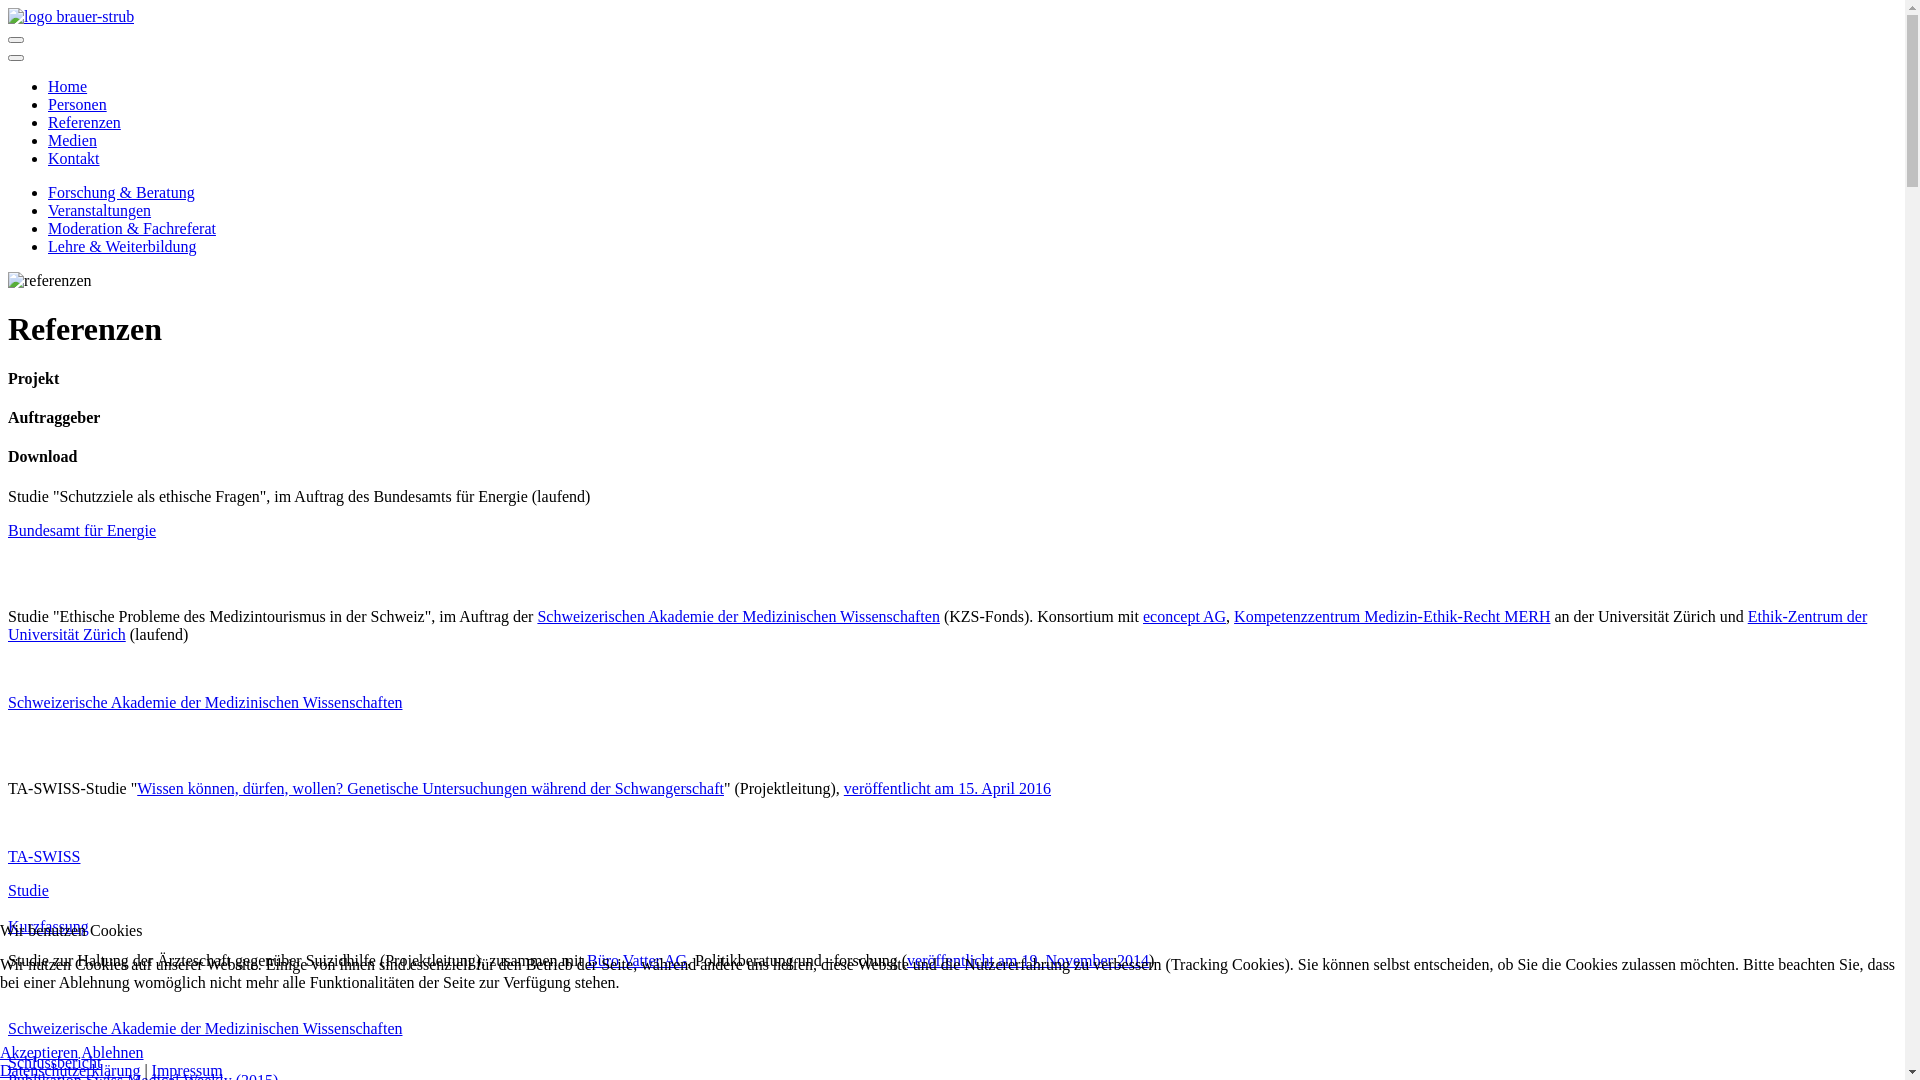 This screenshot has height=1080, width=1920. Describe the element at coordinates (1184, 615) in the screenshot. I see `'econcept AG'` at that location.